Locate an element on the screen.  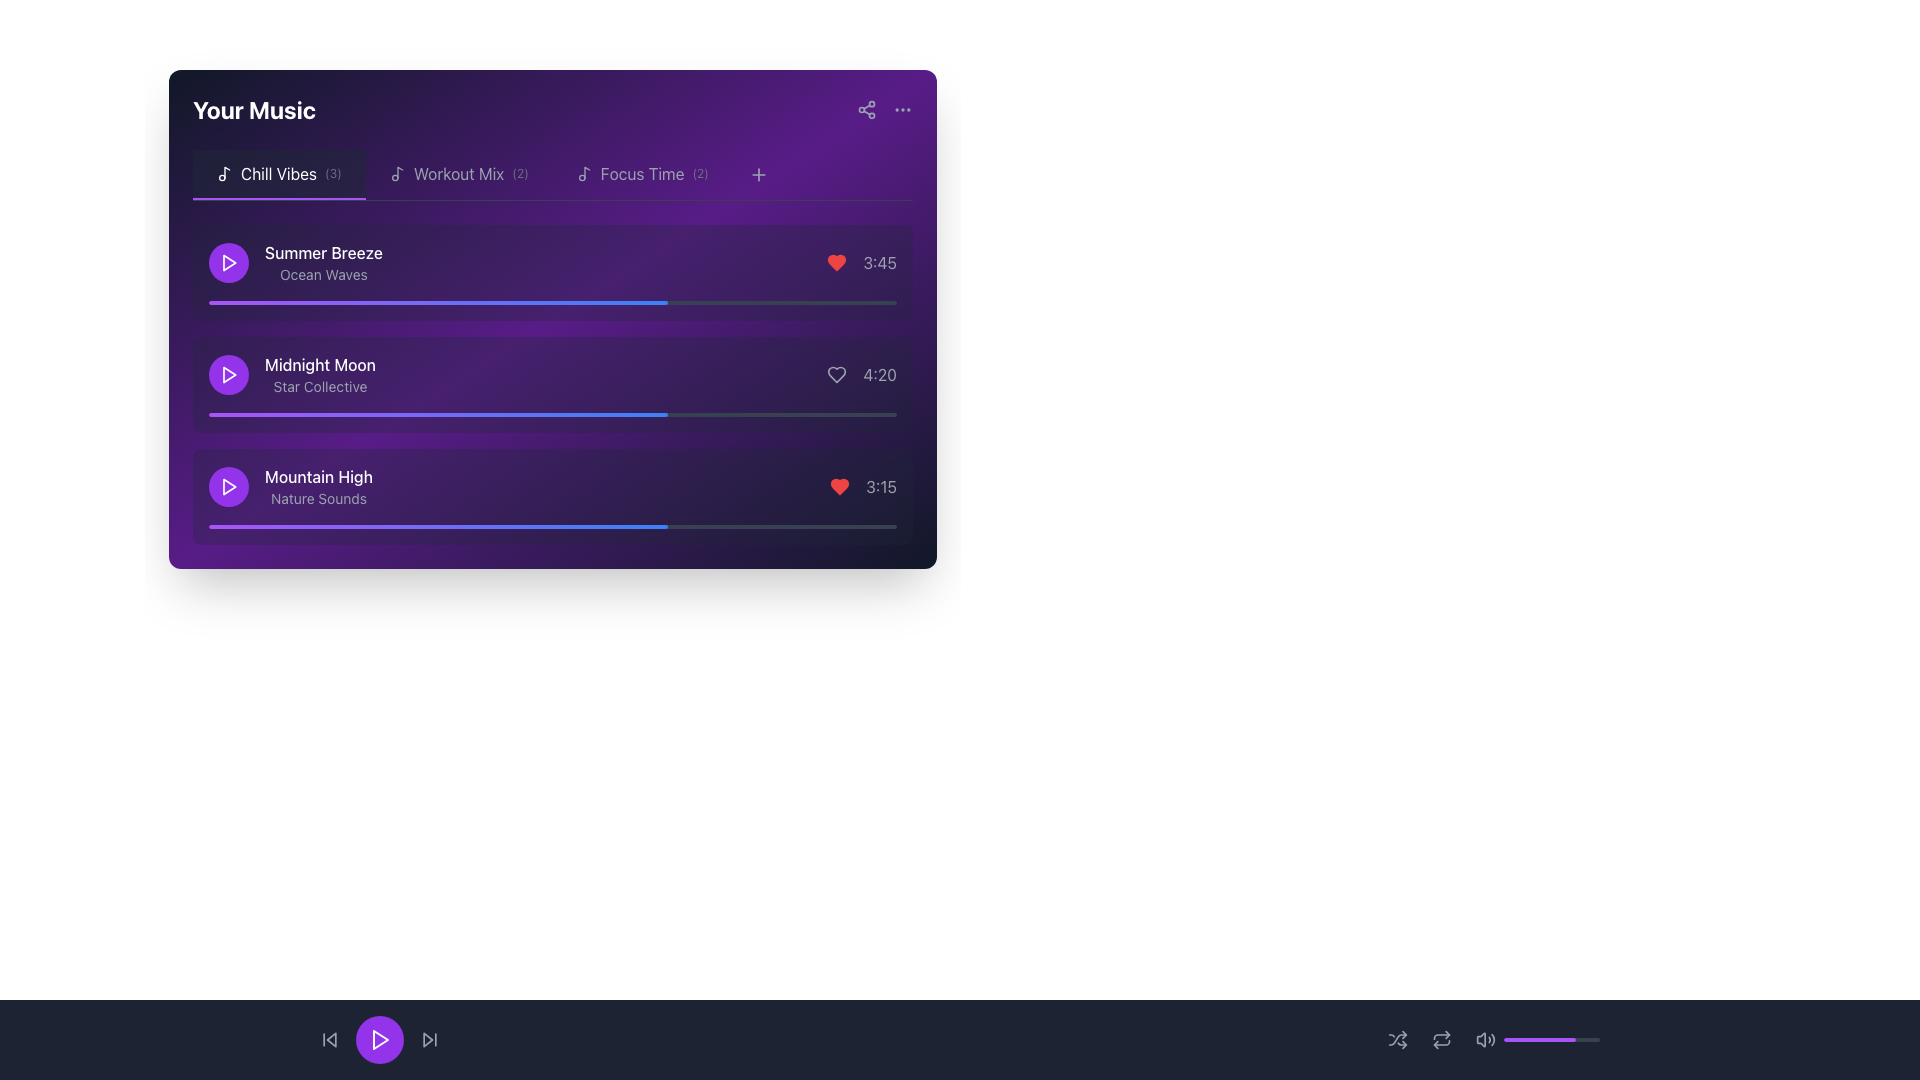
the 'Chill Vibes (3)' clickable list tab, which is styled with white text on a semi-transparent gray background and has a purple border below, indicating it is currently selected is located at coordinates (278, 173).